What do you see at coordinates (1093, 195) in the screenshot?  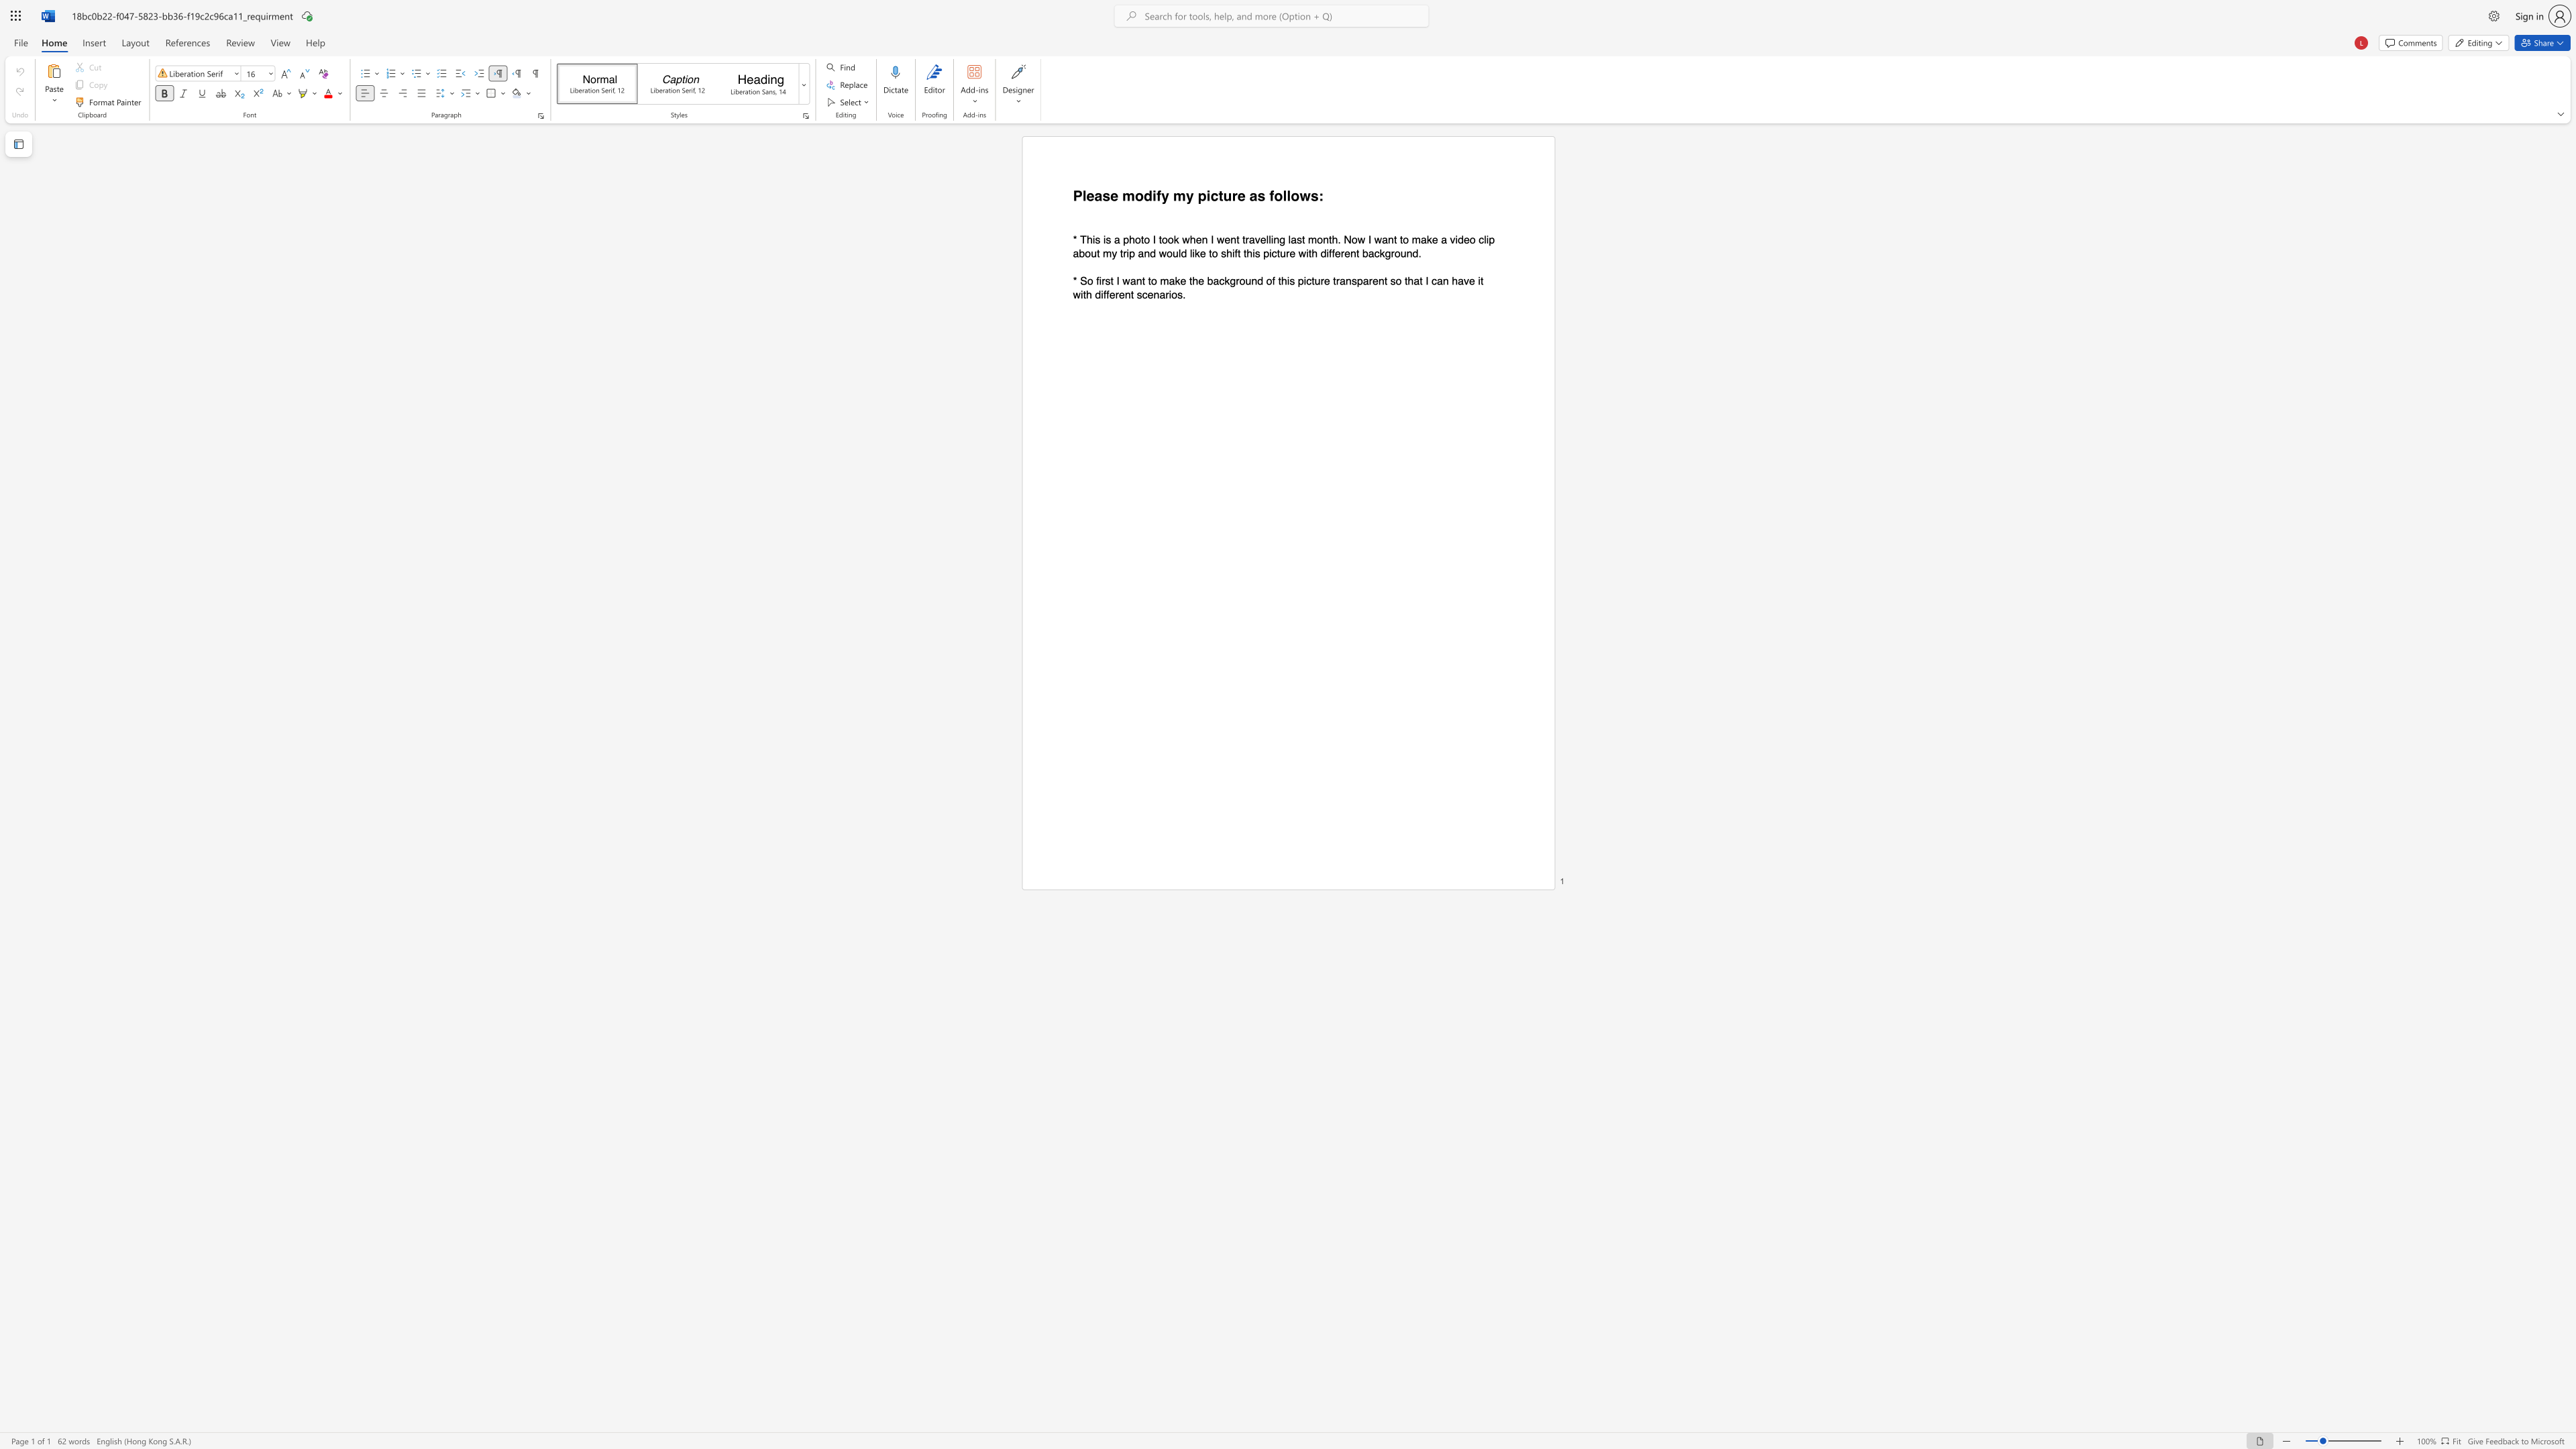 I see `the subset text "ase modif" within the text "Please modify my picture as follows:"` at bounding box center [1093, 195].